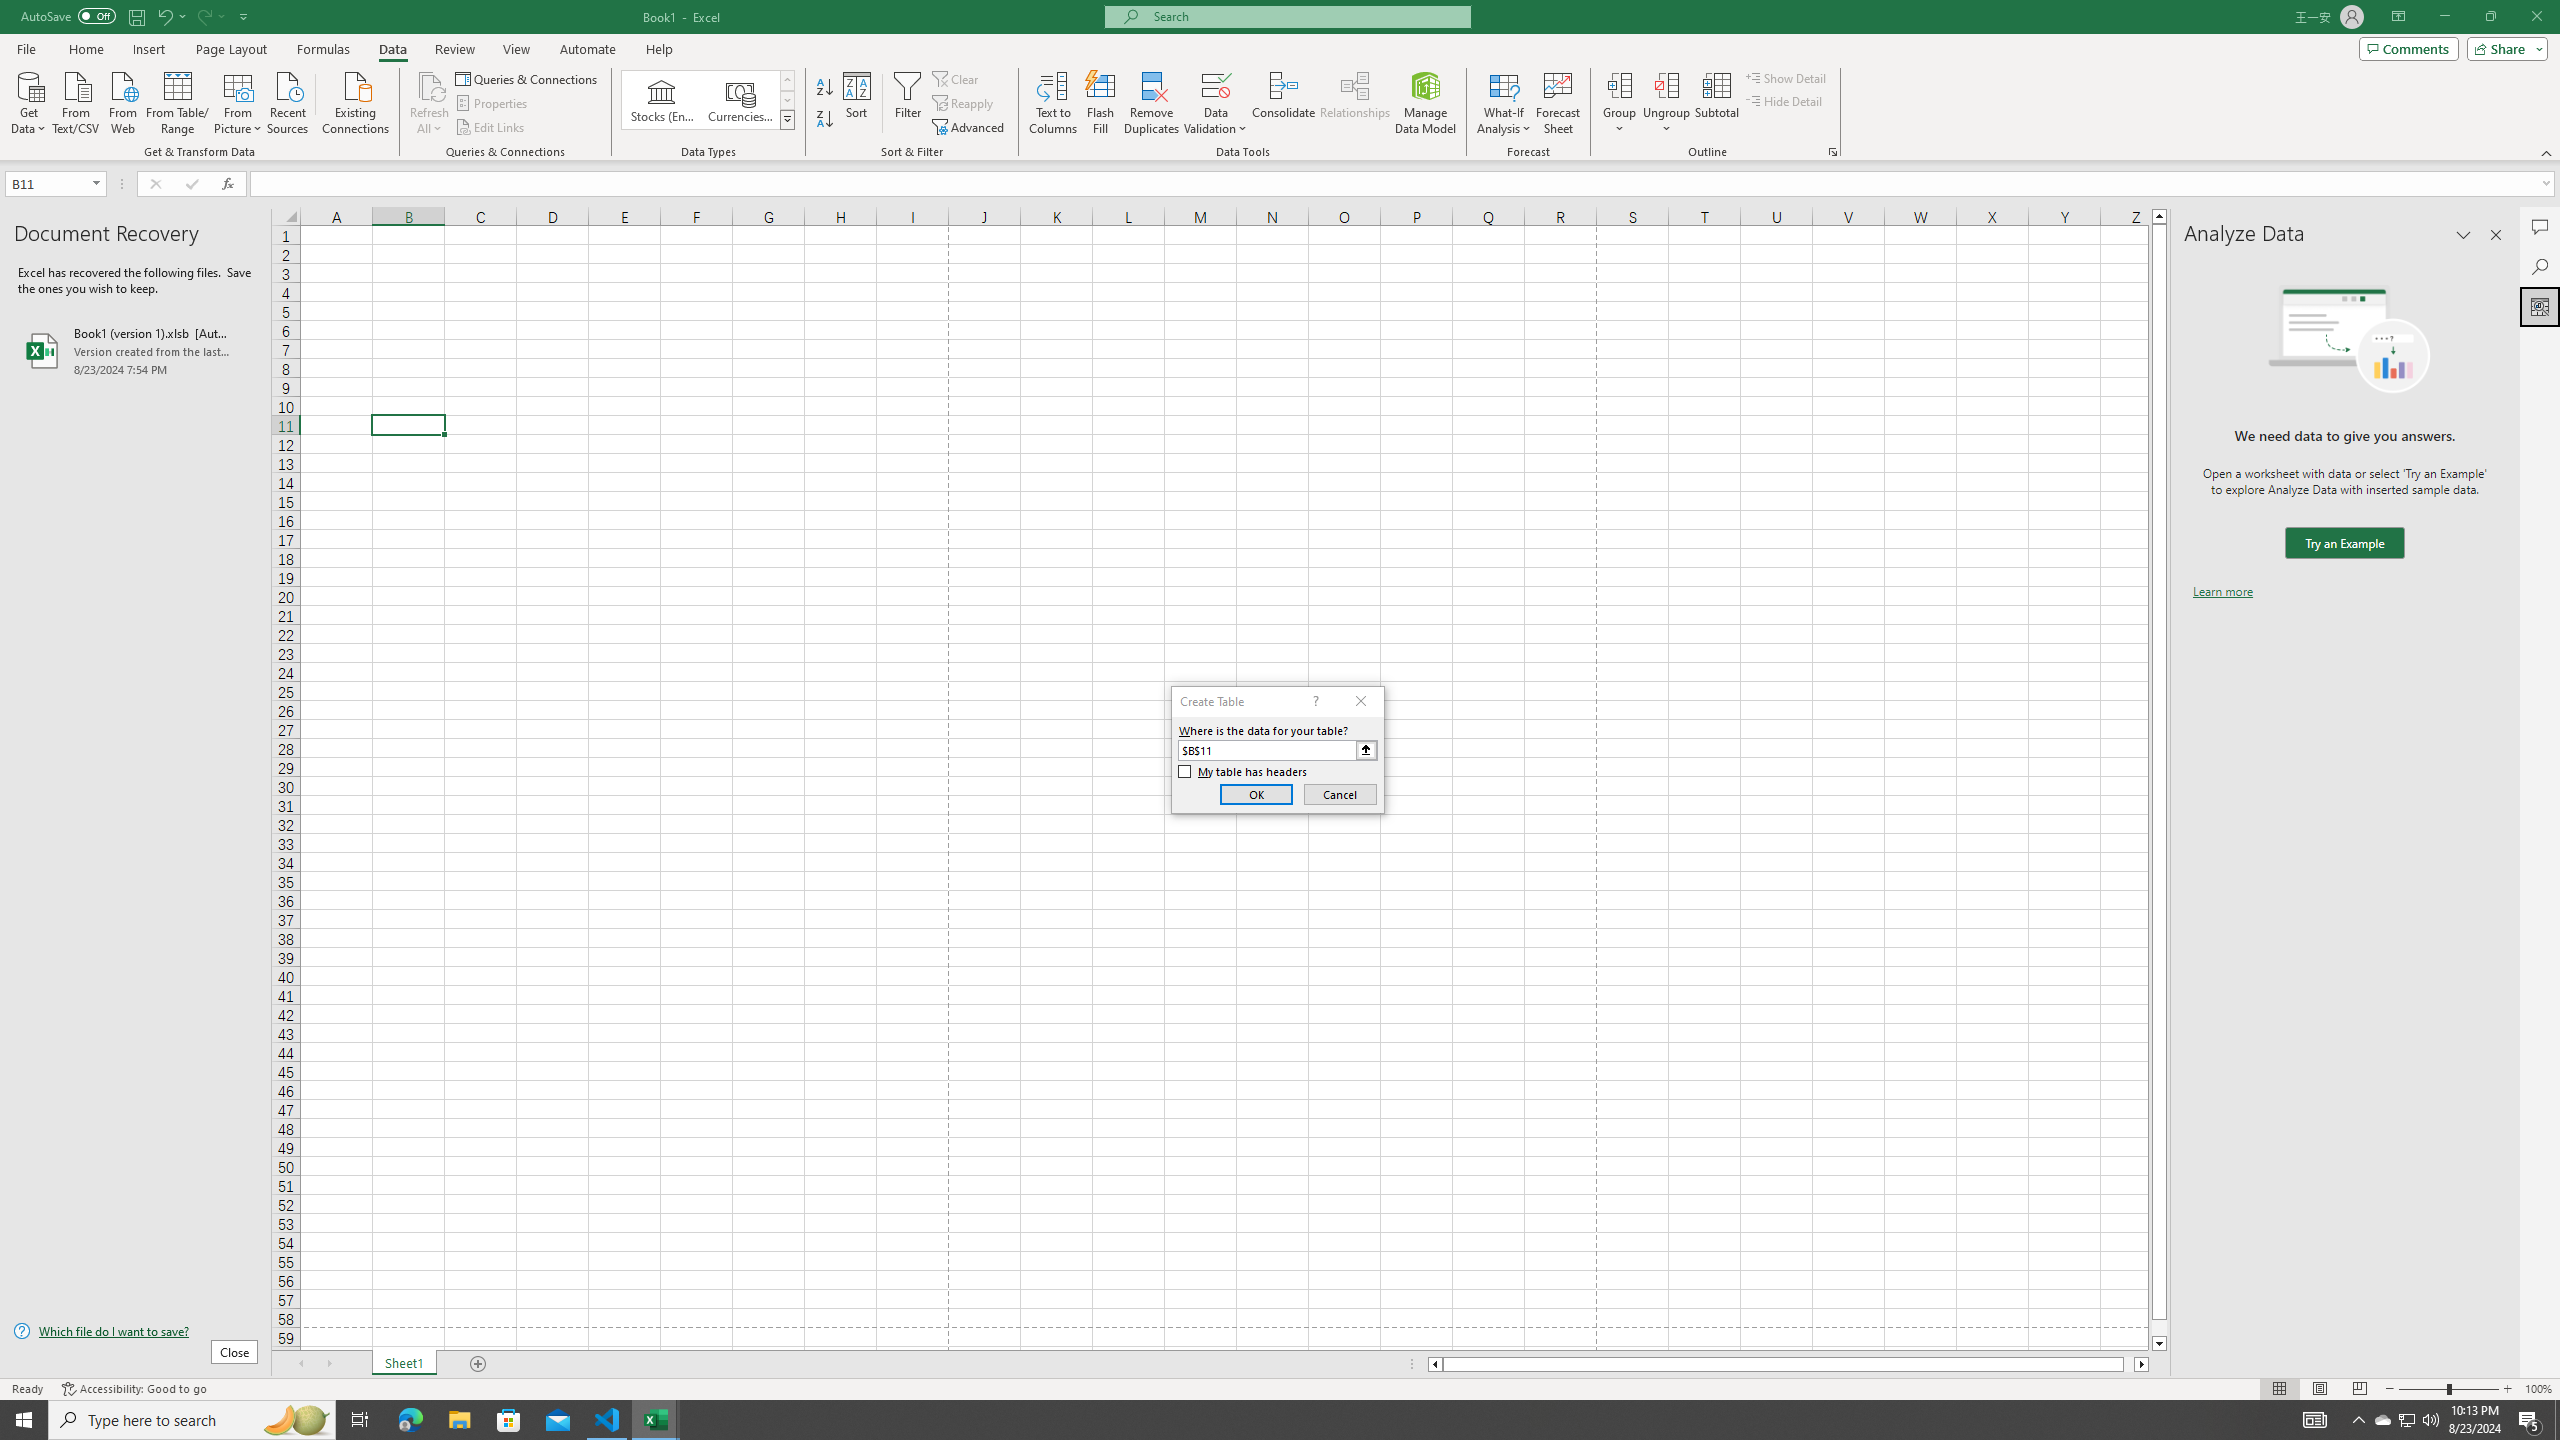  I want to click on 'Row Down', so click(787, 99).